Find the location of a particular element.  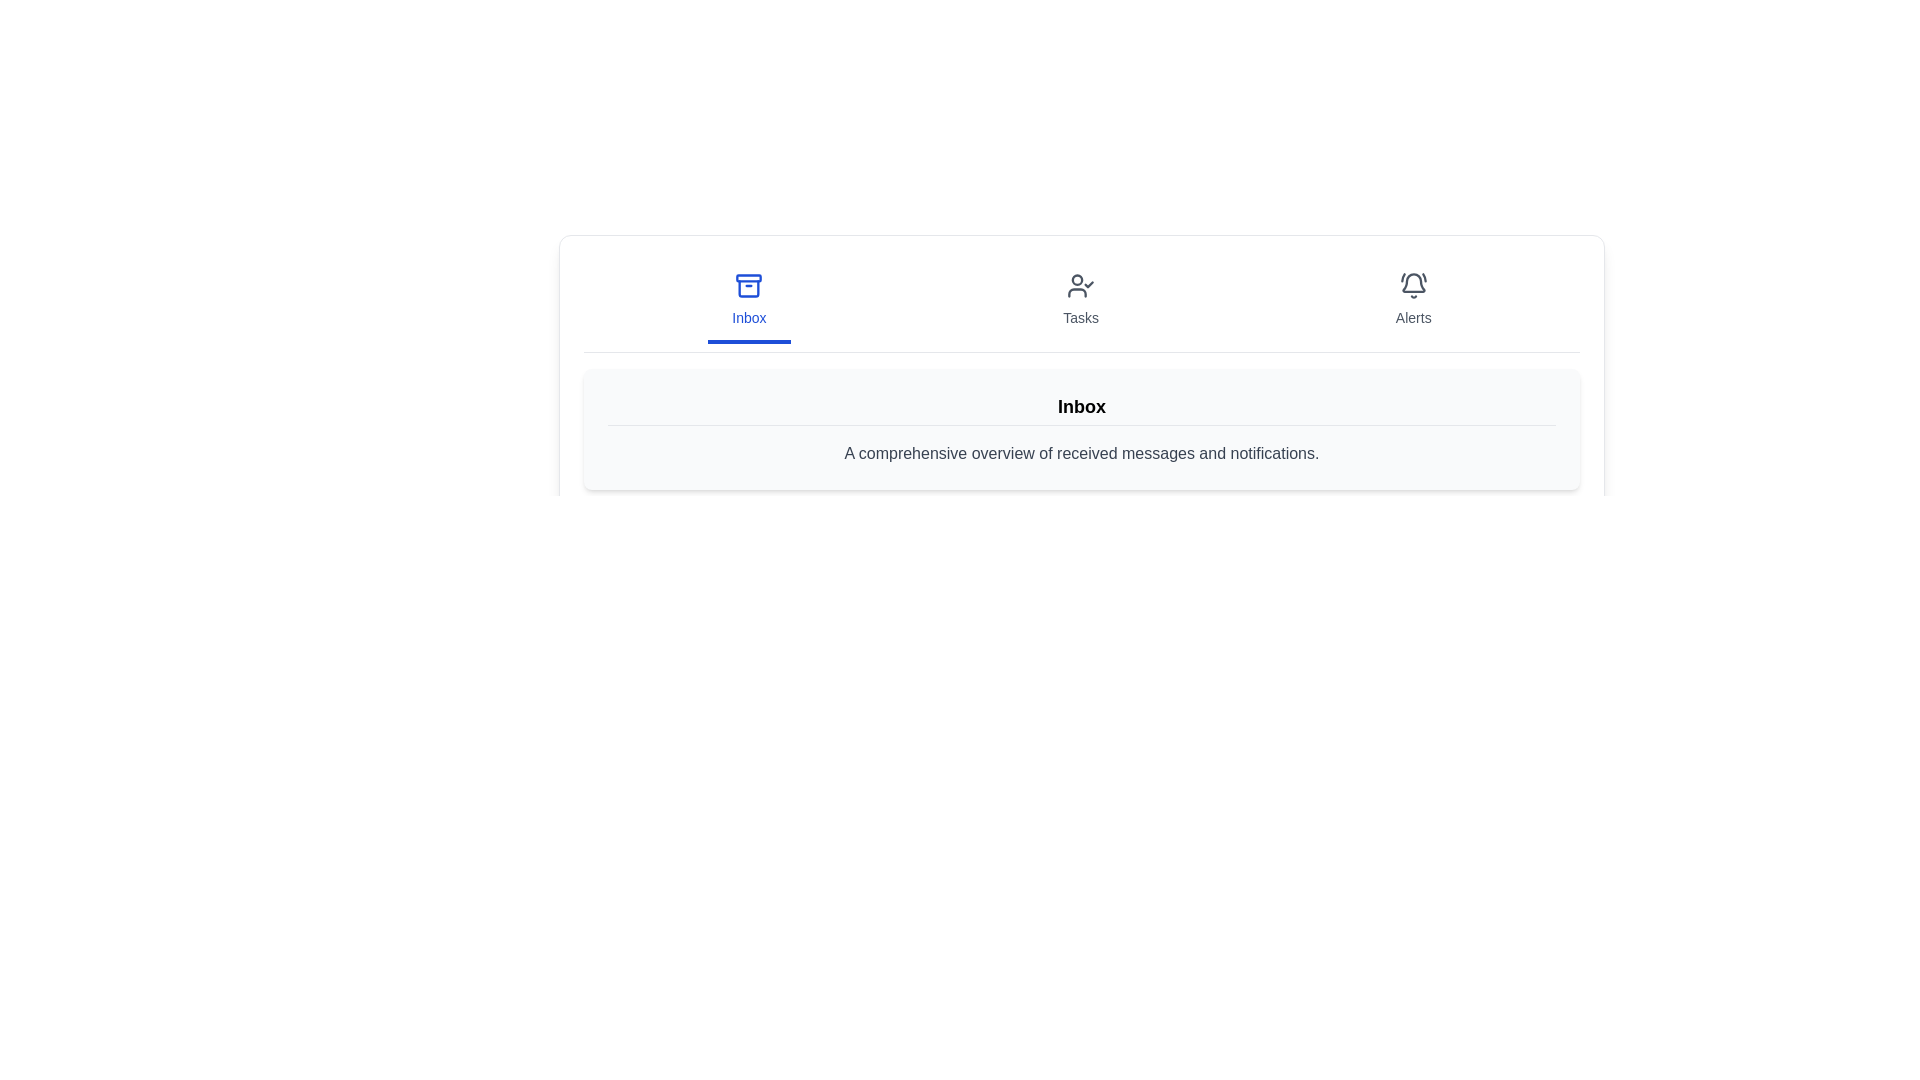

the tab labeled 'Inbox' to view its content is located at coordinates (748, 301).